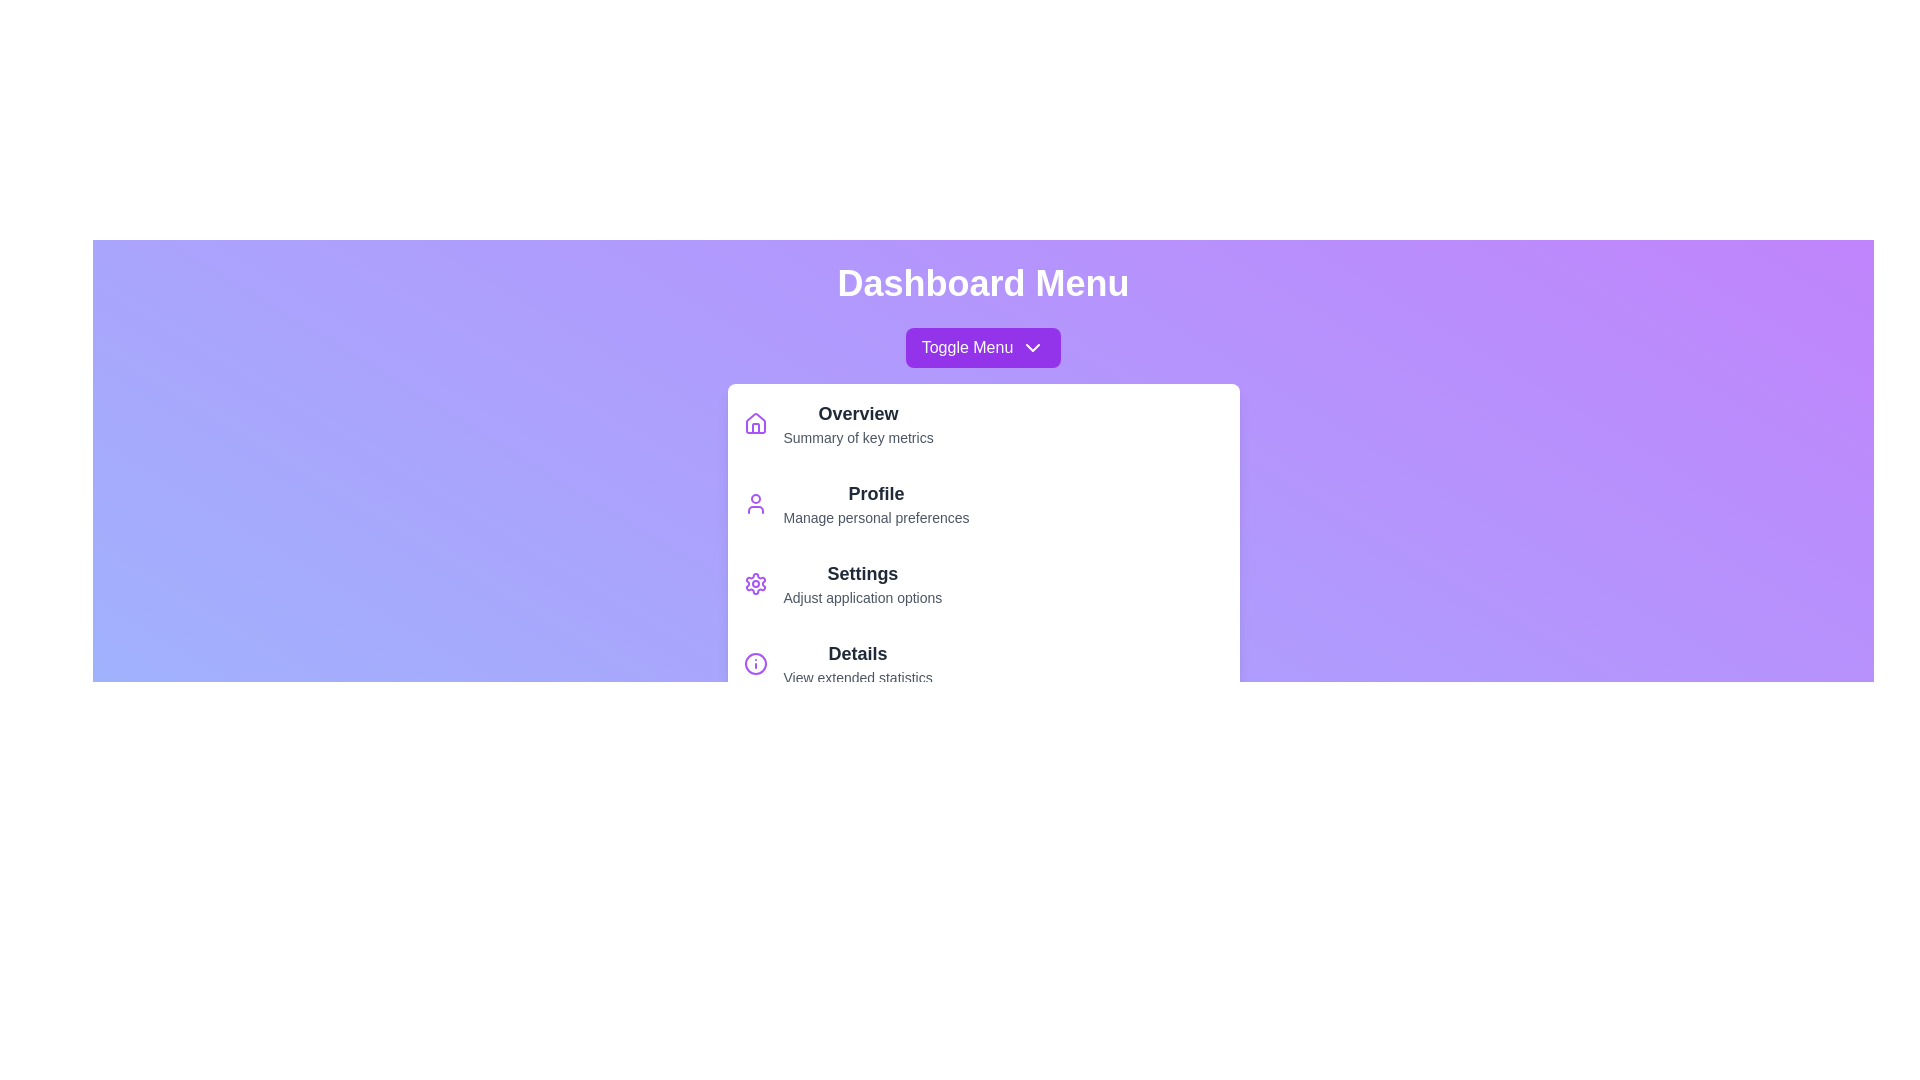 This screenshot has width=1920, height=1080. What do you see at coordinates (983, 423) in the screenshot?
I see `the menu item Overview from the menu` at bounding box center [983, 423].